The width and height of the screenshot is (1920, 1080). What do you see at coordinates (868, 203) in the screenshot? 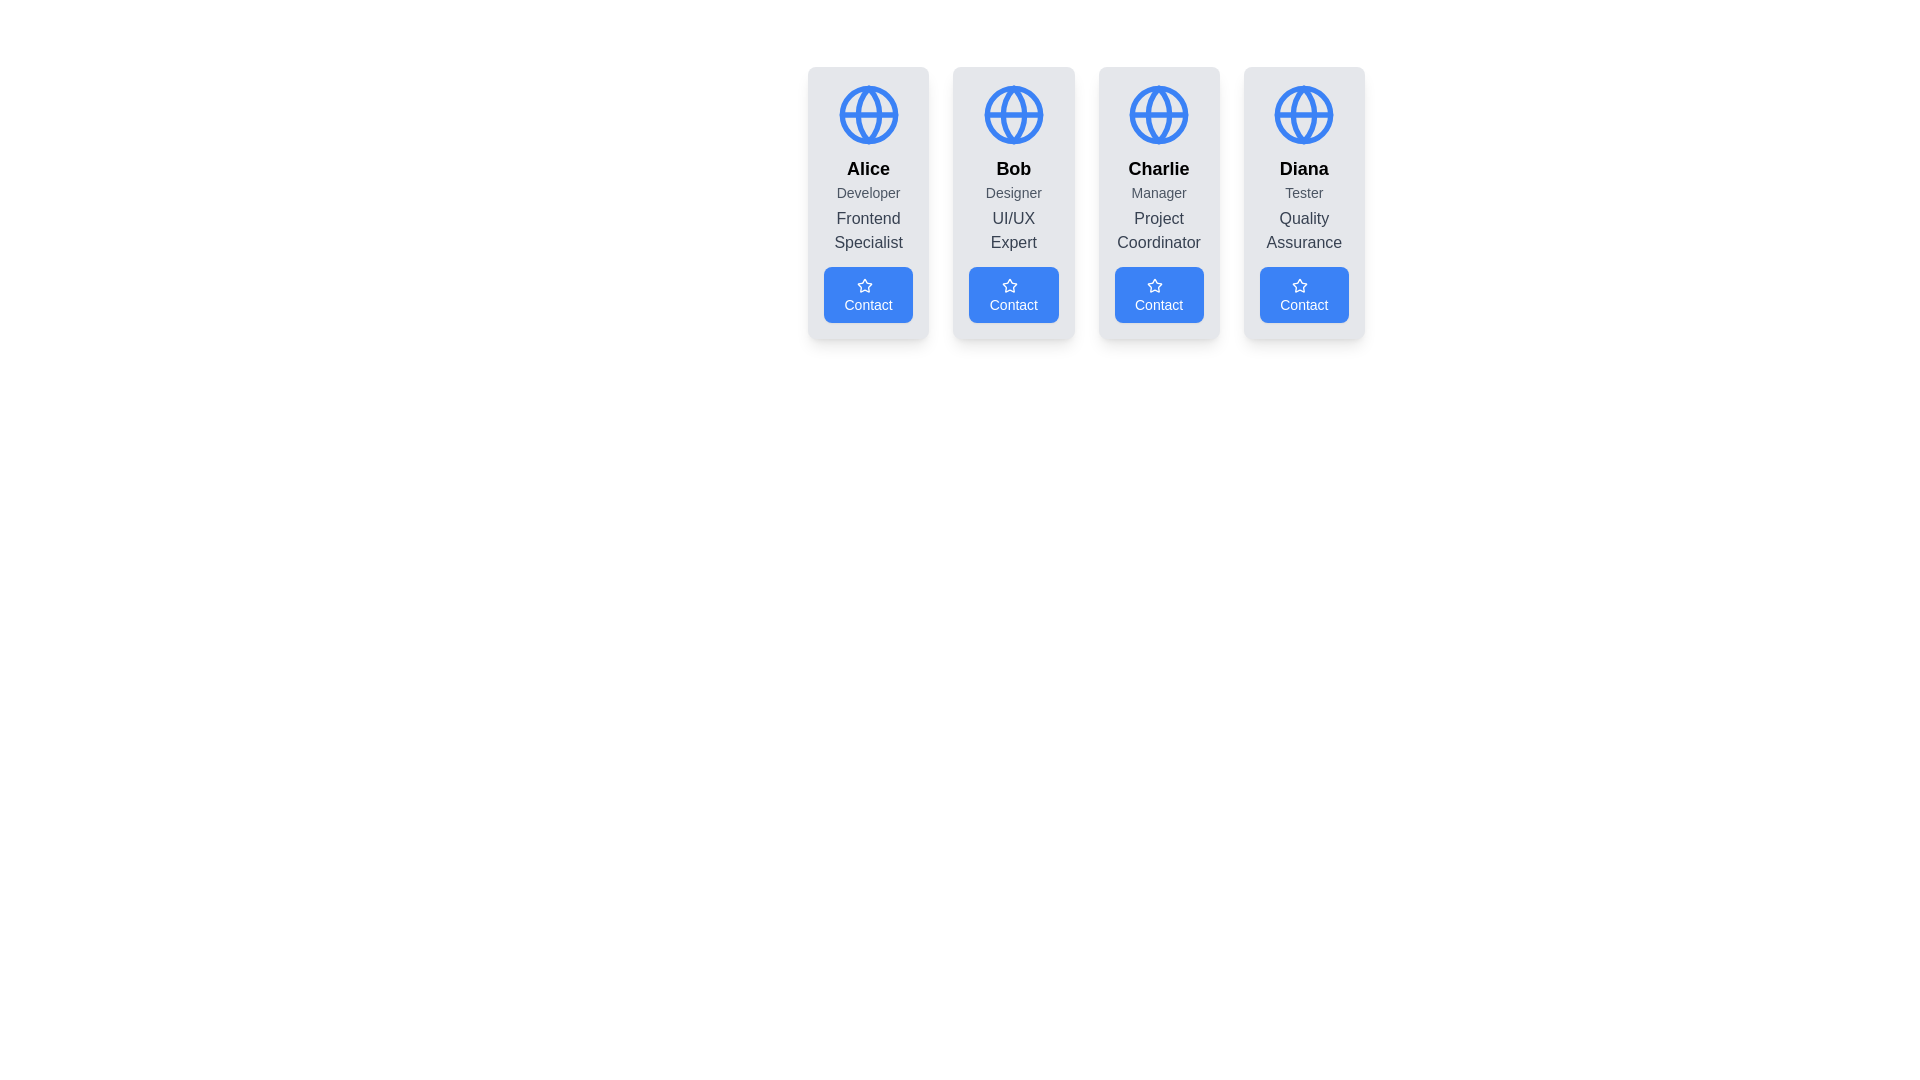
I see `professional details displayed on the Profile card for 'Alice', which includes a 'Contact' button and is located at the first position in a grid layout` at bounding box center [868, 203].